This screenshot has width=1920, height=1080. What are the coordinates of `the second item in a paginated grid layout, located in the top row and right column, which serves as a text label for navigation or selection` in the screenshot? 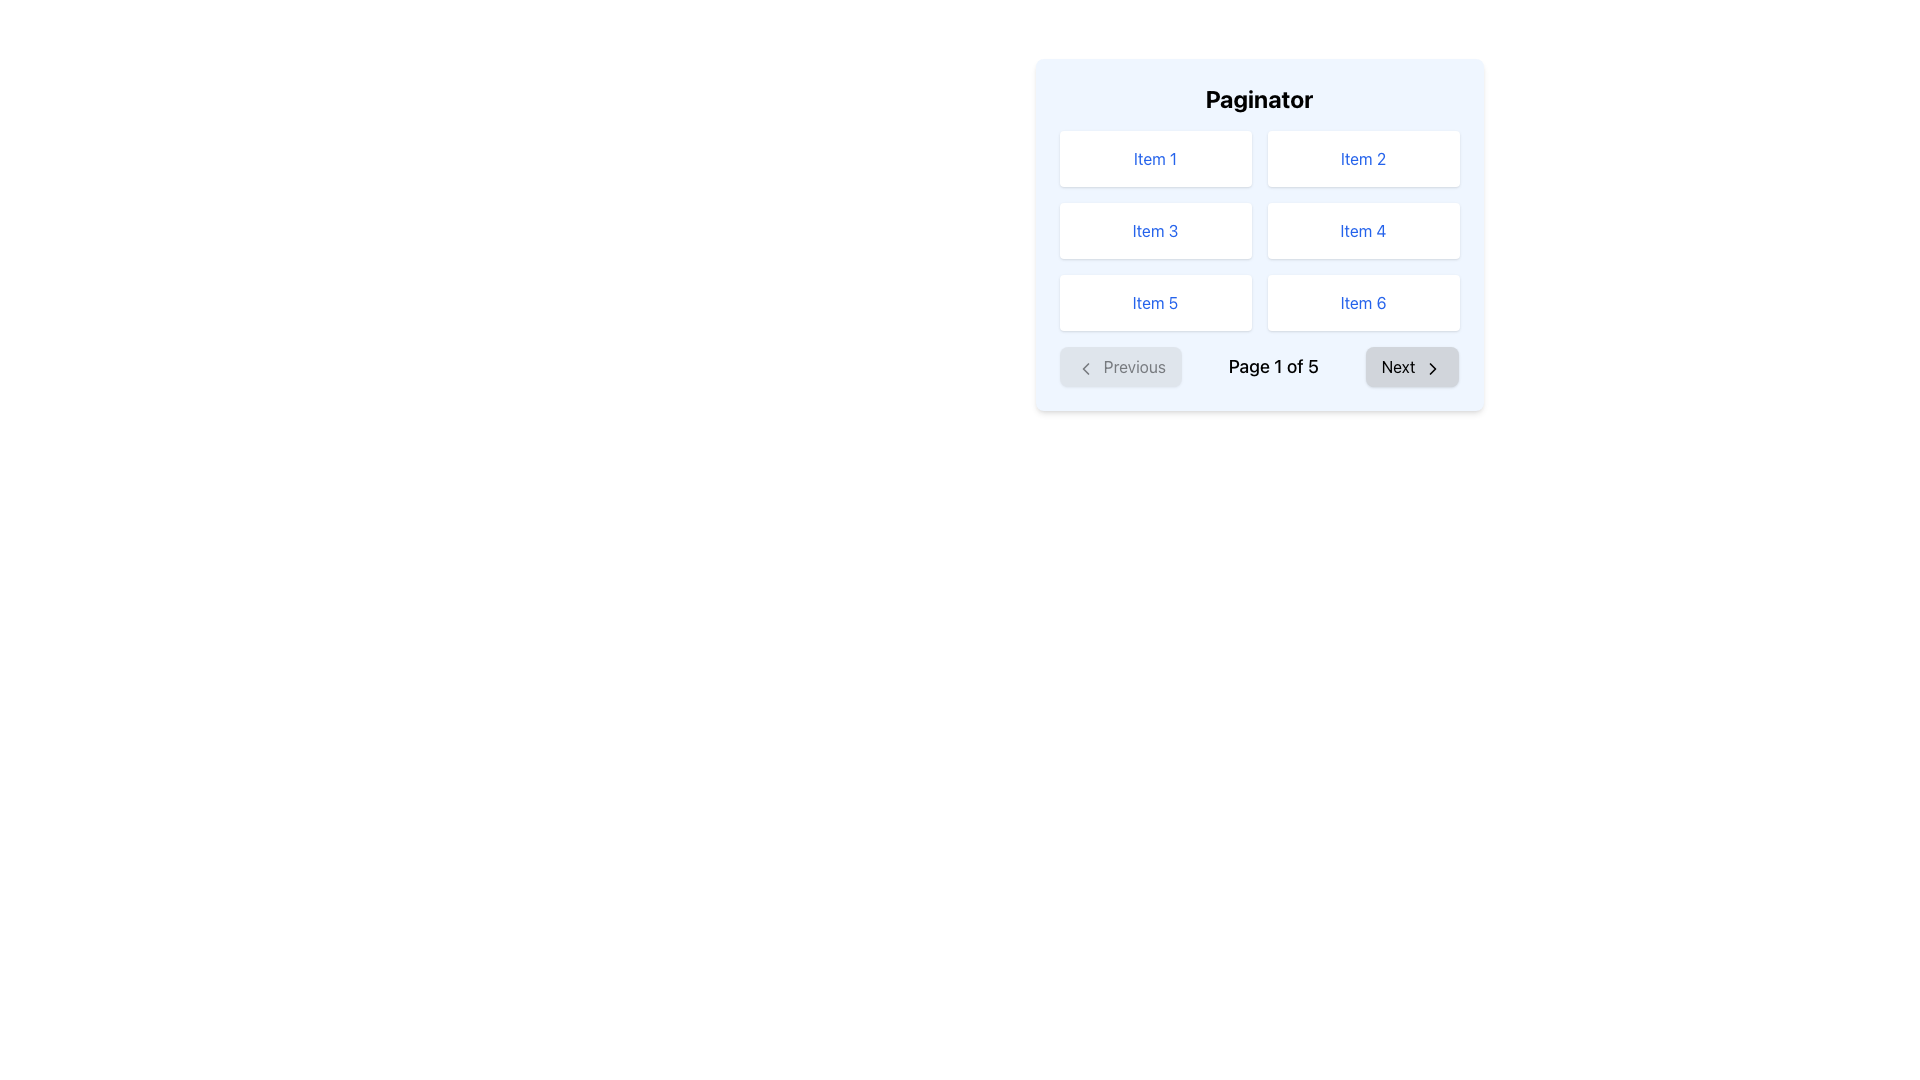 It's located at (1362, 157).